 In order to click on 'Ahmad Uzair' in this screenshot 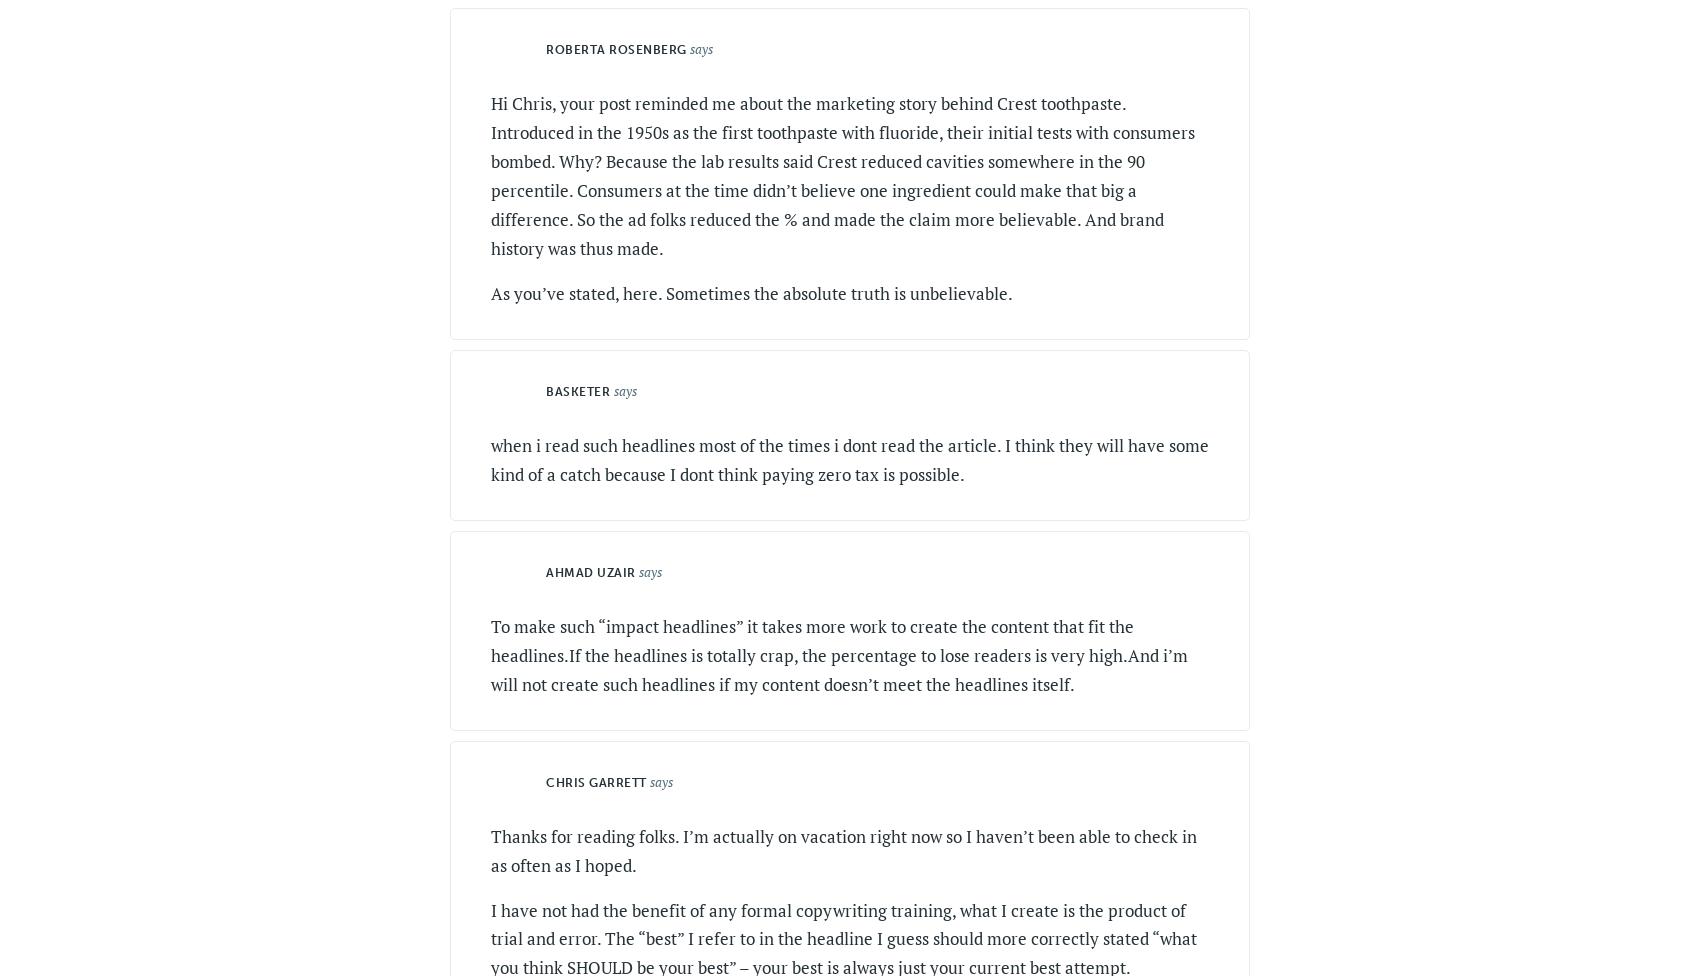, I will do `click(589, 572)`.